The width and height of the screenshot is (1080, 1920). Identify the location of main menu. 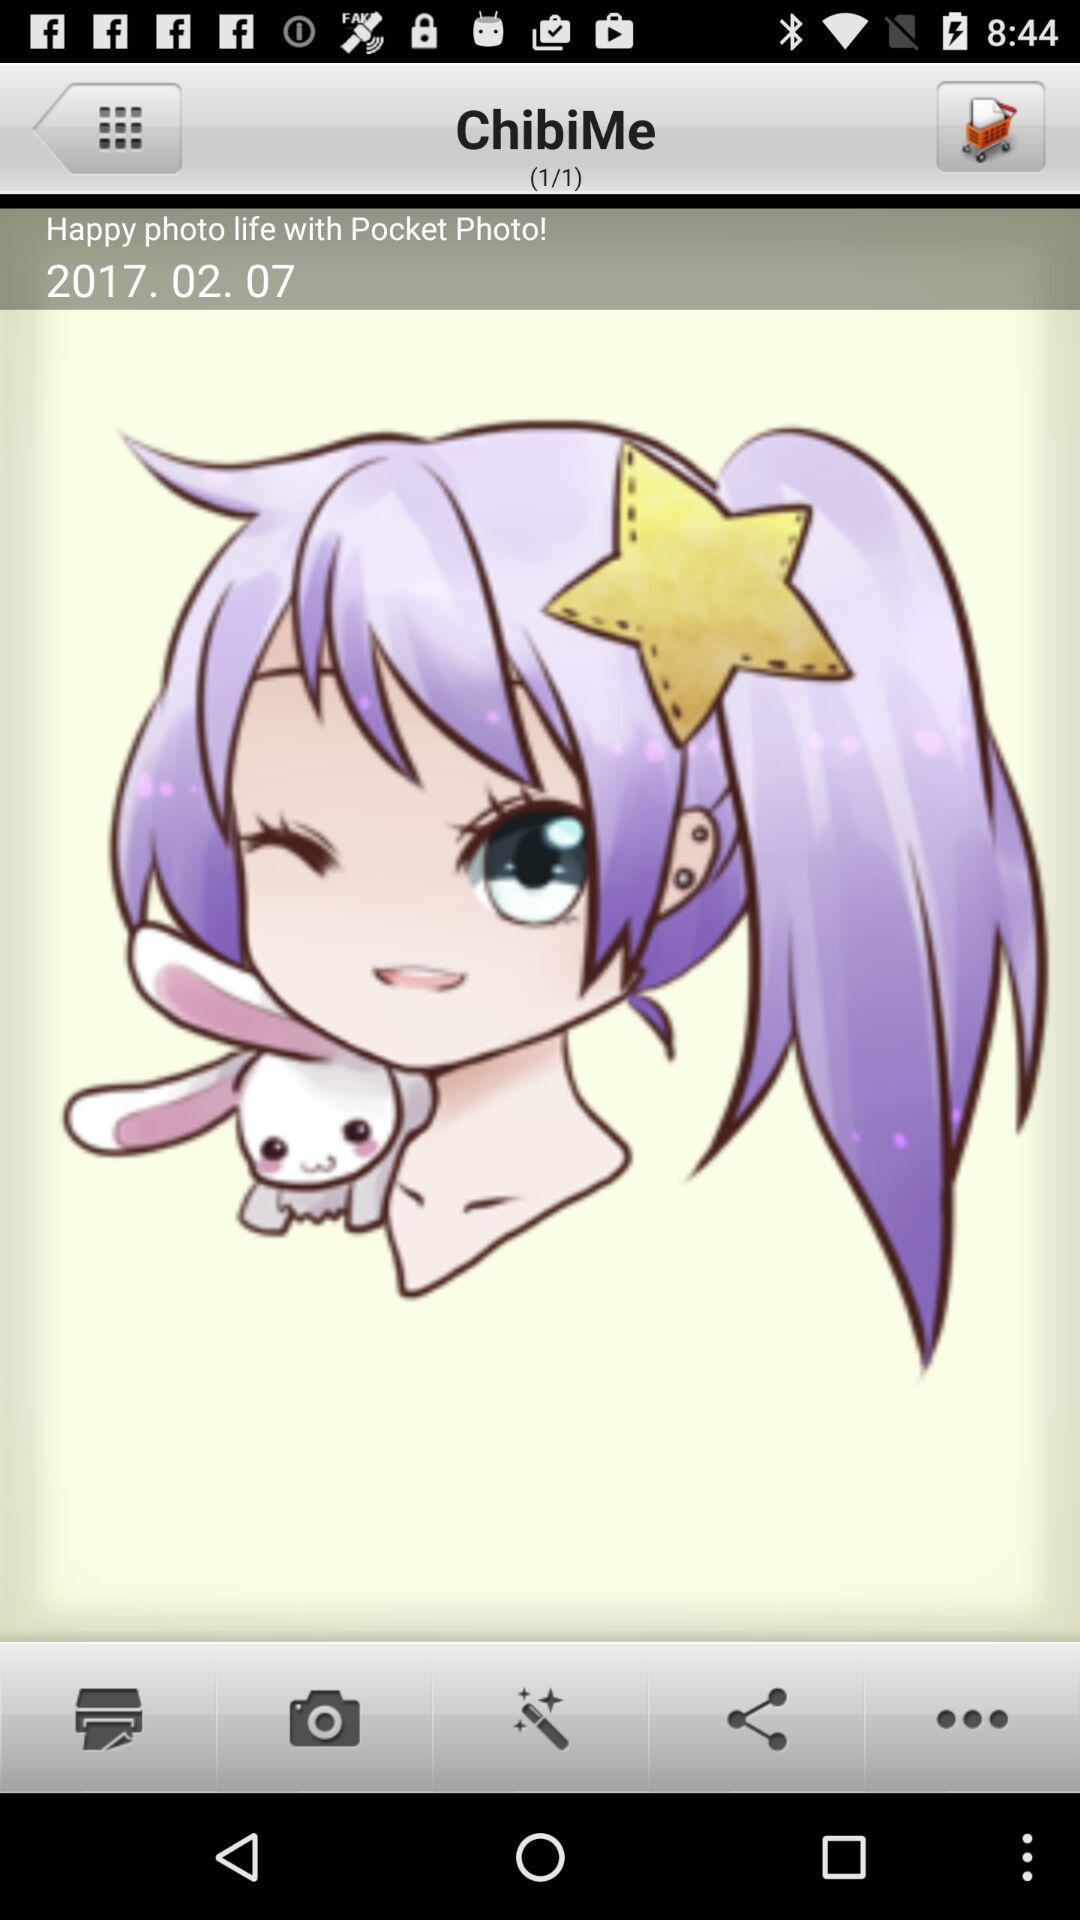
(106, 126).